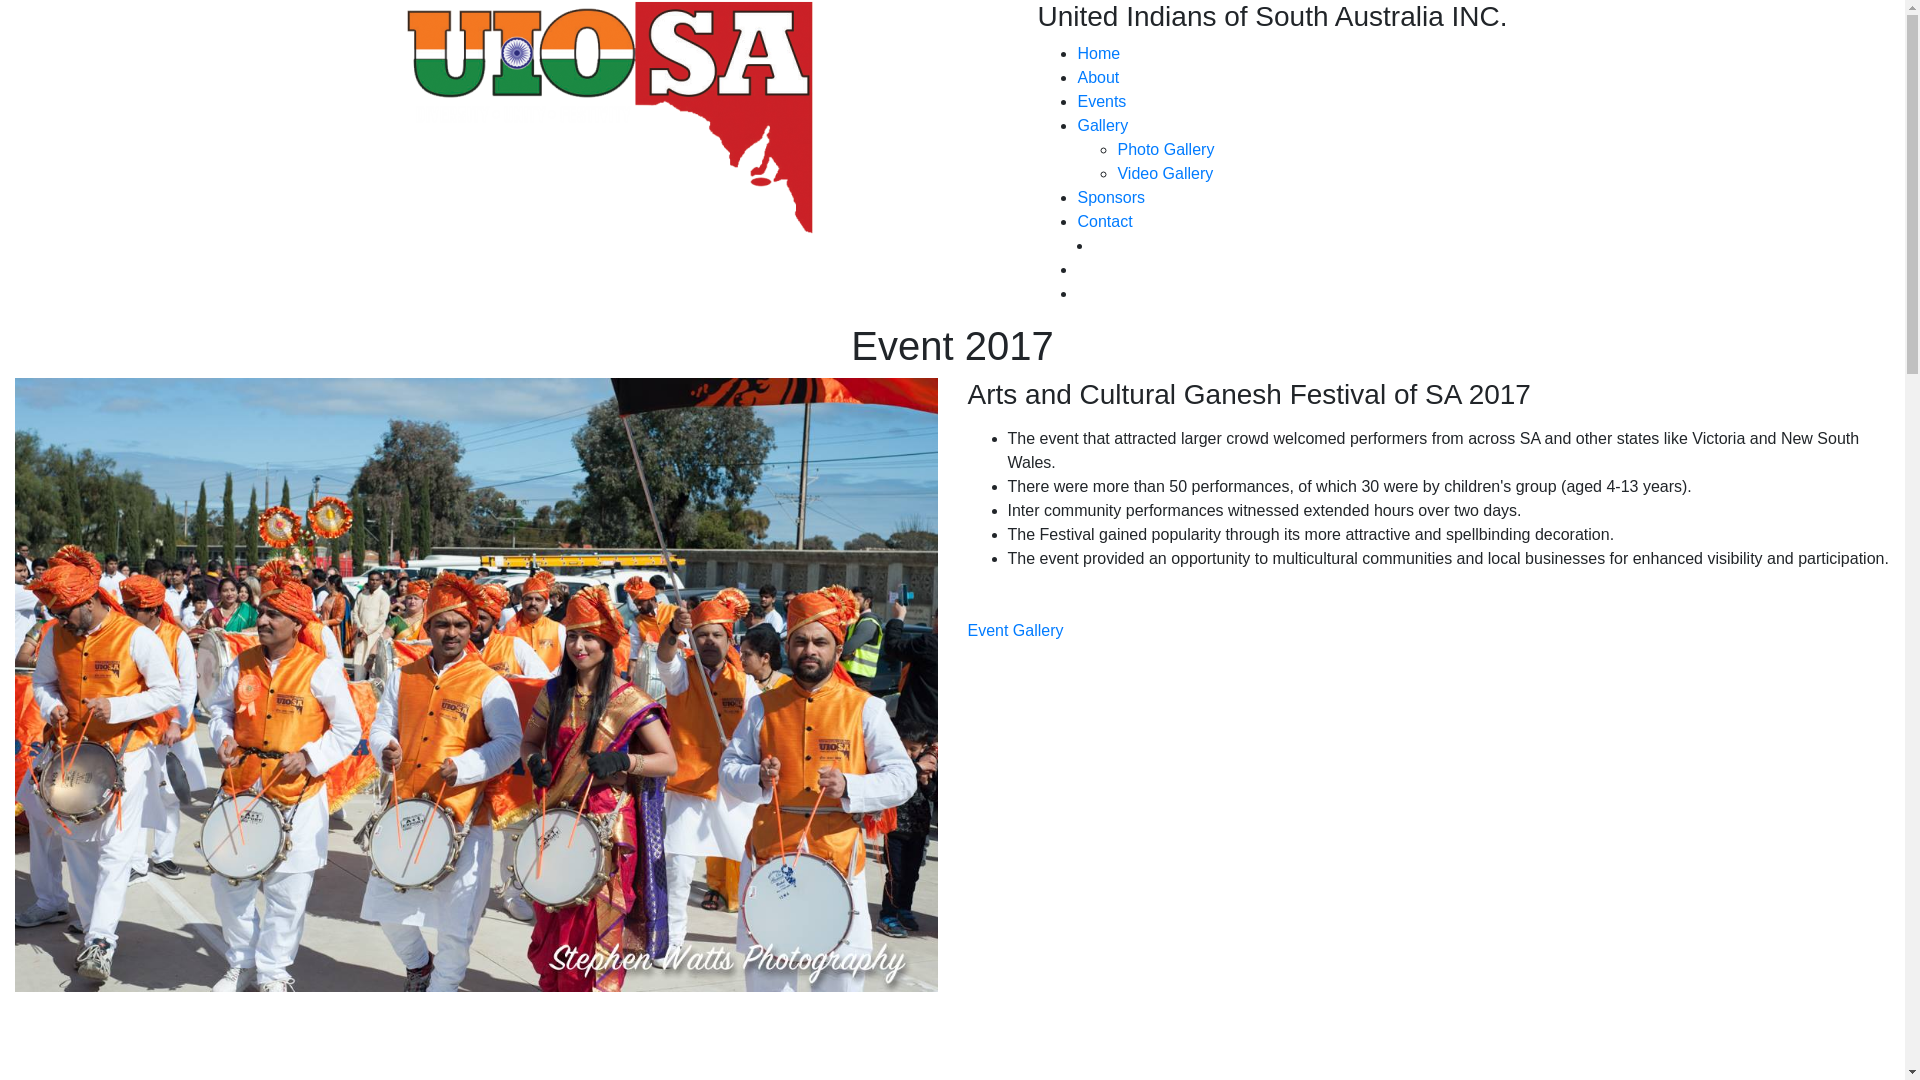  I want to click on 'Gallery', so click(1101, 125).